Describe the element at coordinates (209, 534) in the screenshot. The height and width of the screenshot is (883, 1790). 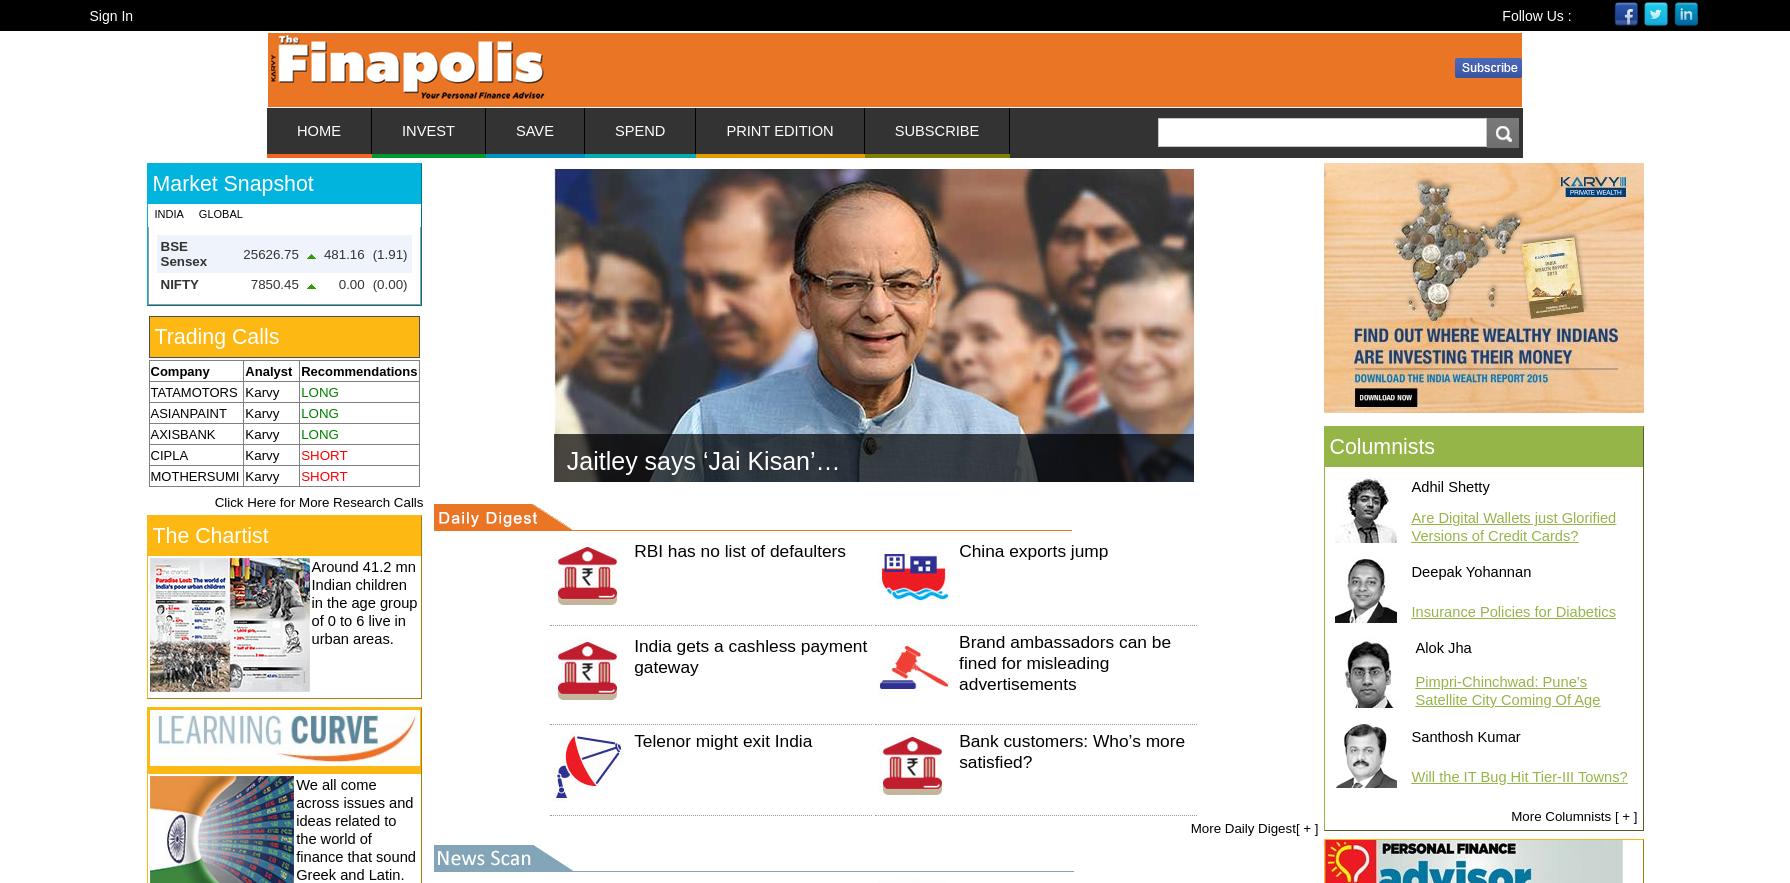
I see `'The Chartist'` at that location.